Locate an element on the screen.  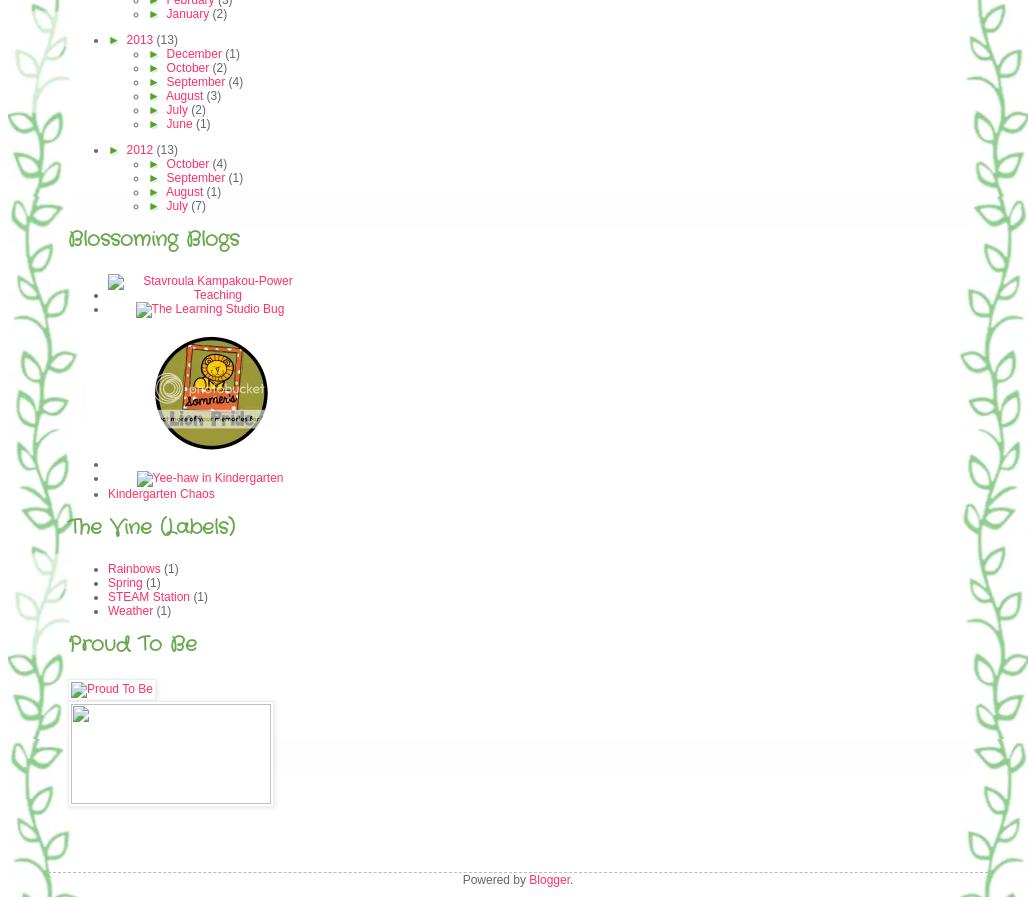
'Kindergarten Chaos' is located at coordinates (160, 492).